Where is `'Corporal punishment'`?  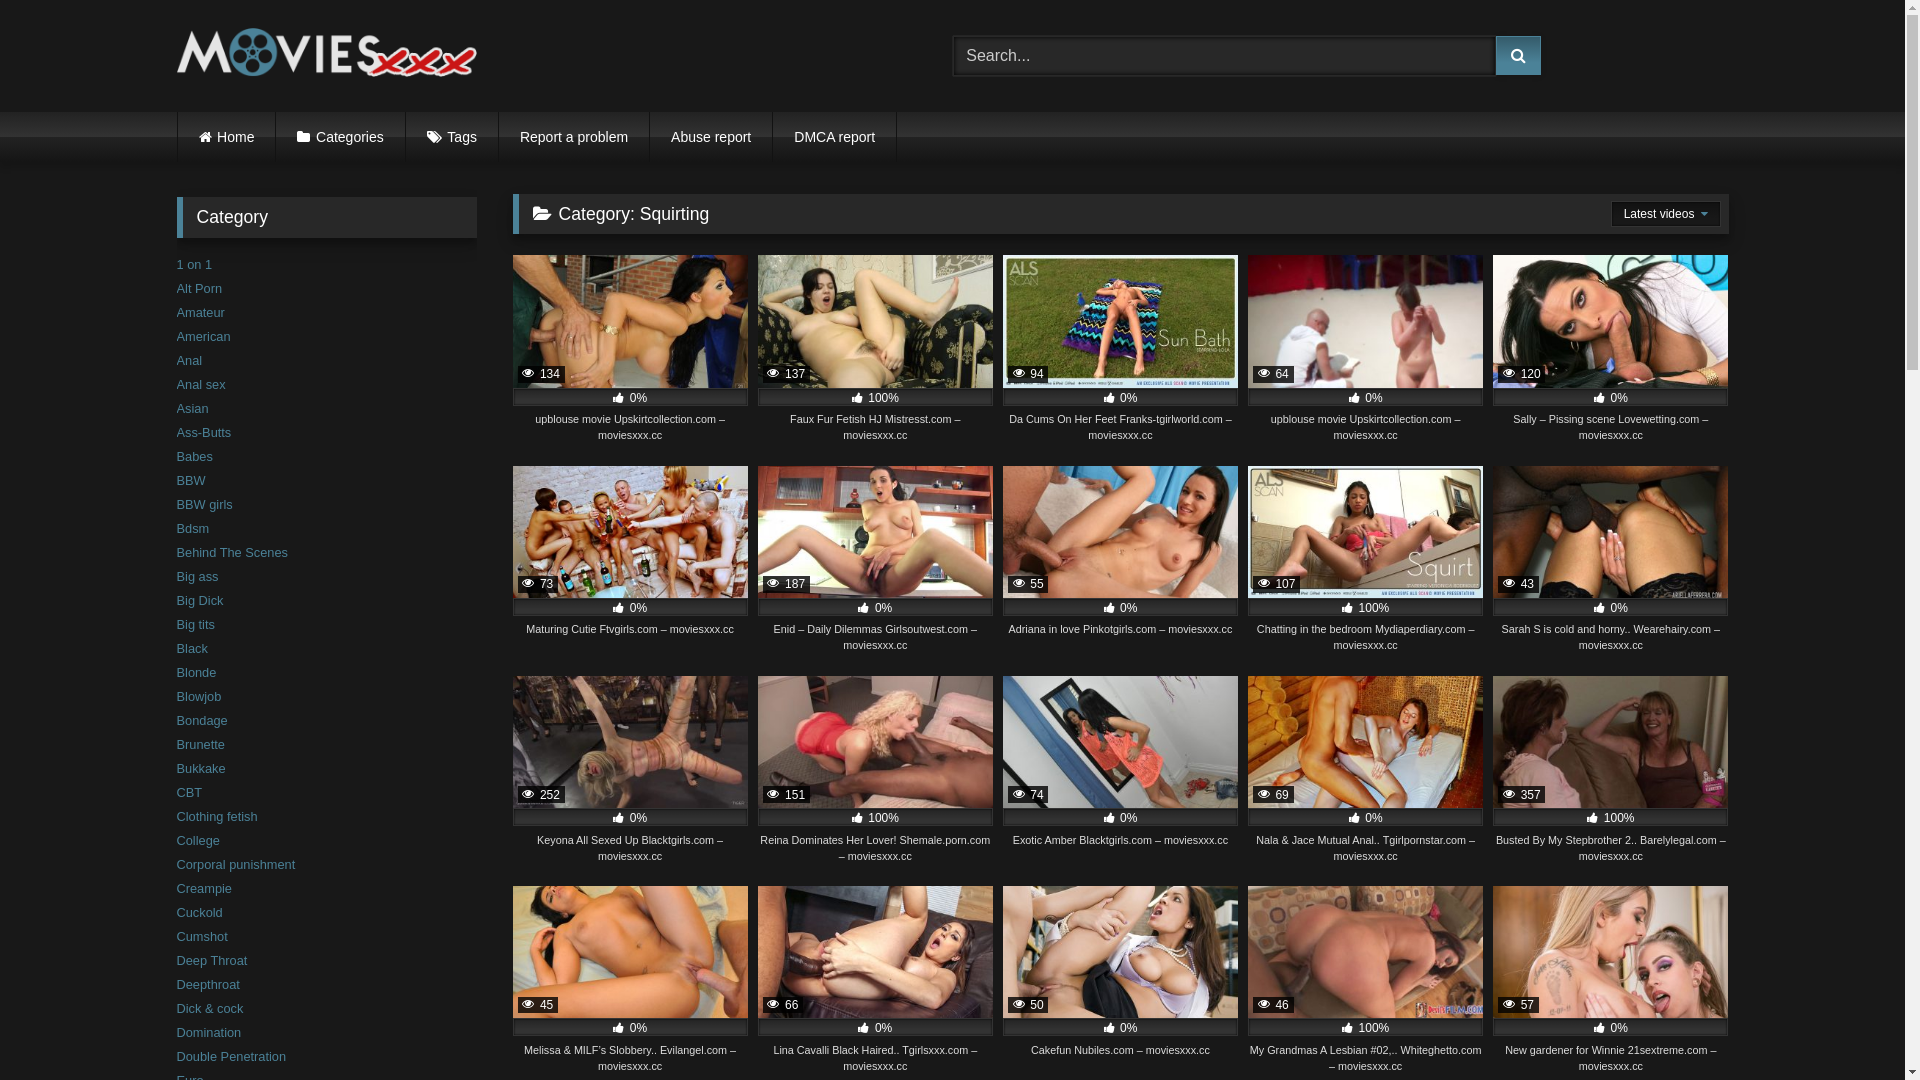
'Corporal punishment' is located at coordinates (235, 863).